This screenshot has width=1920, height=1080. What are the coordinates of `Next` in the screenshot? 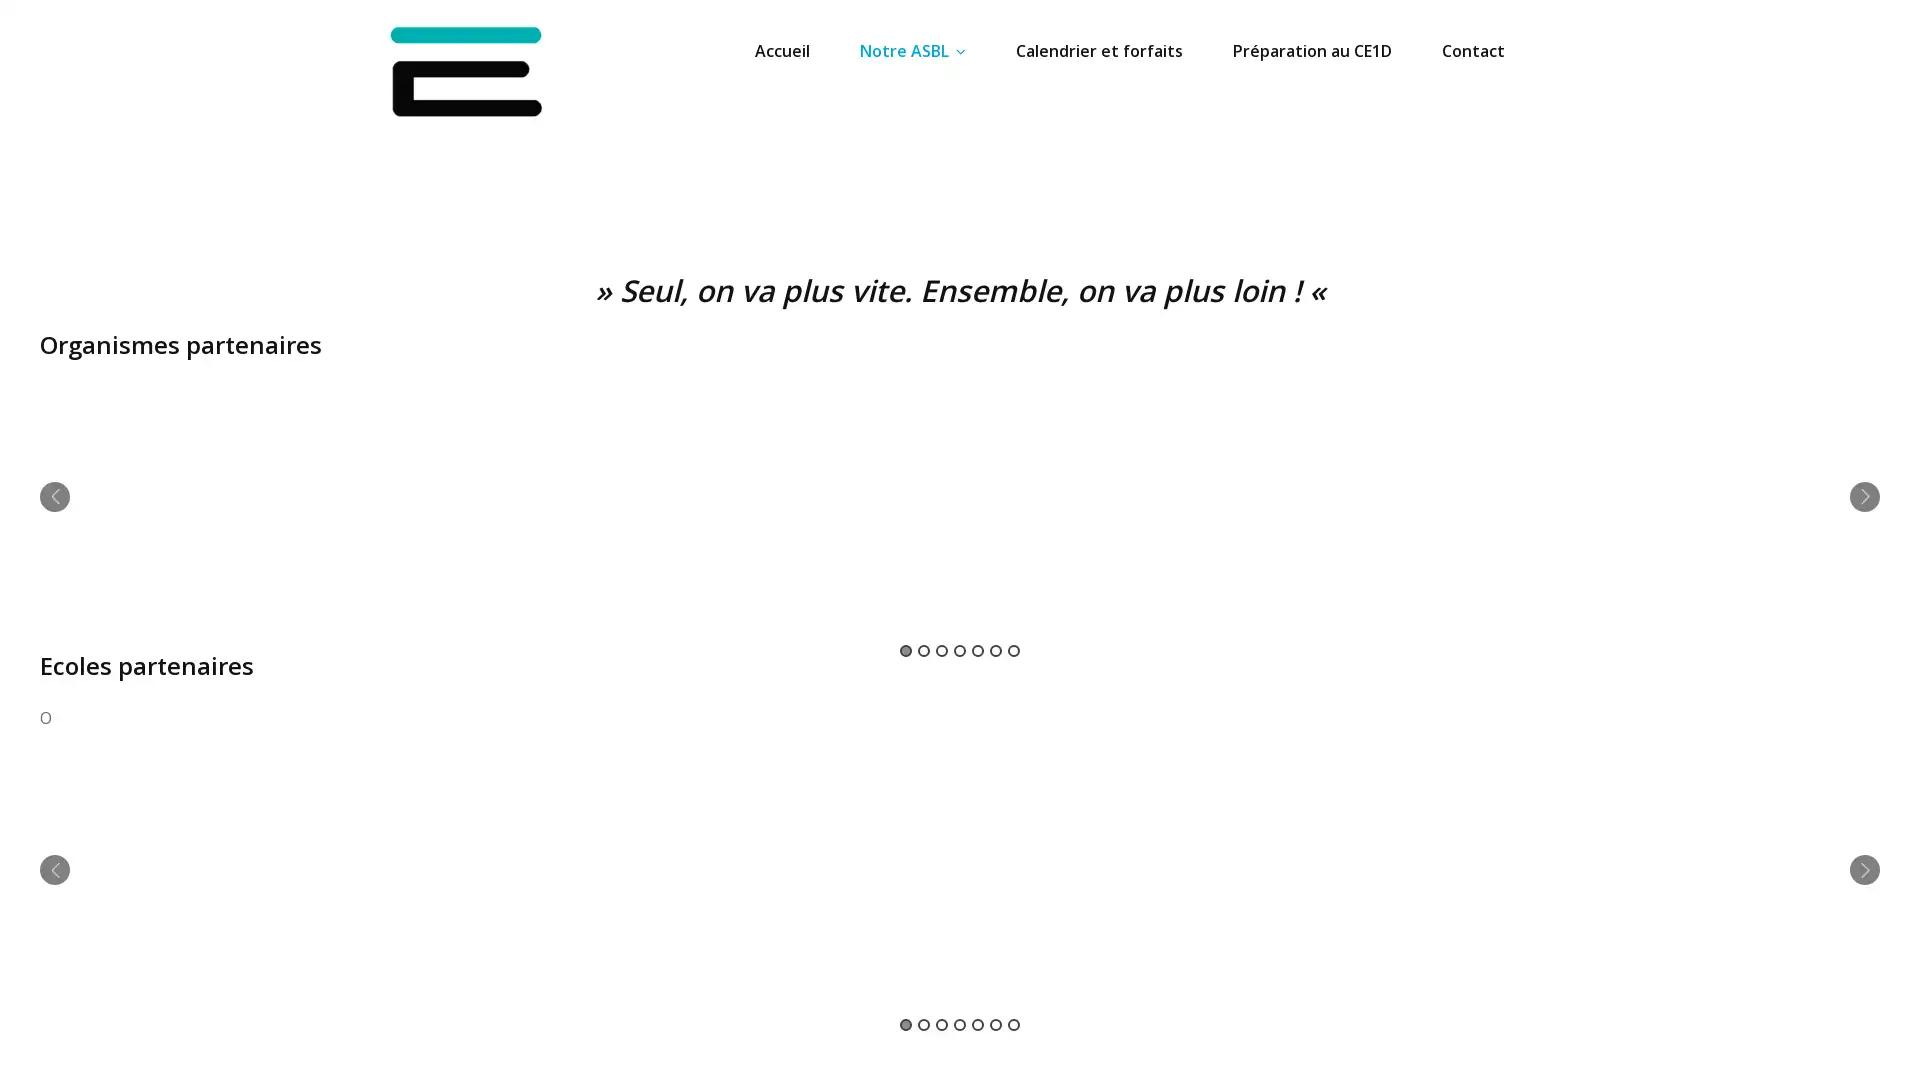 It's located at (1864, 495).